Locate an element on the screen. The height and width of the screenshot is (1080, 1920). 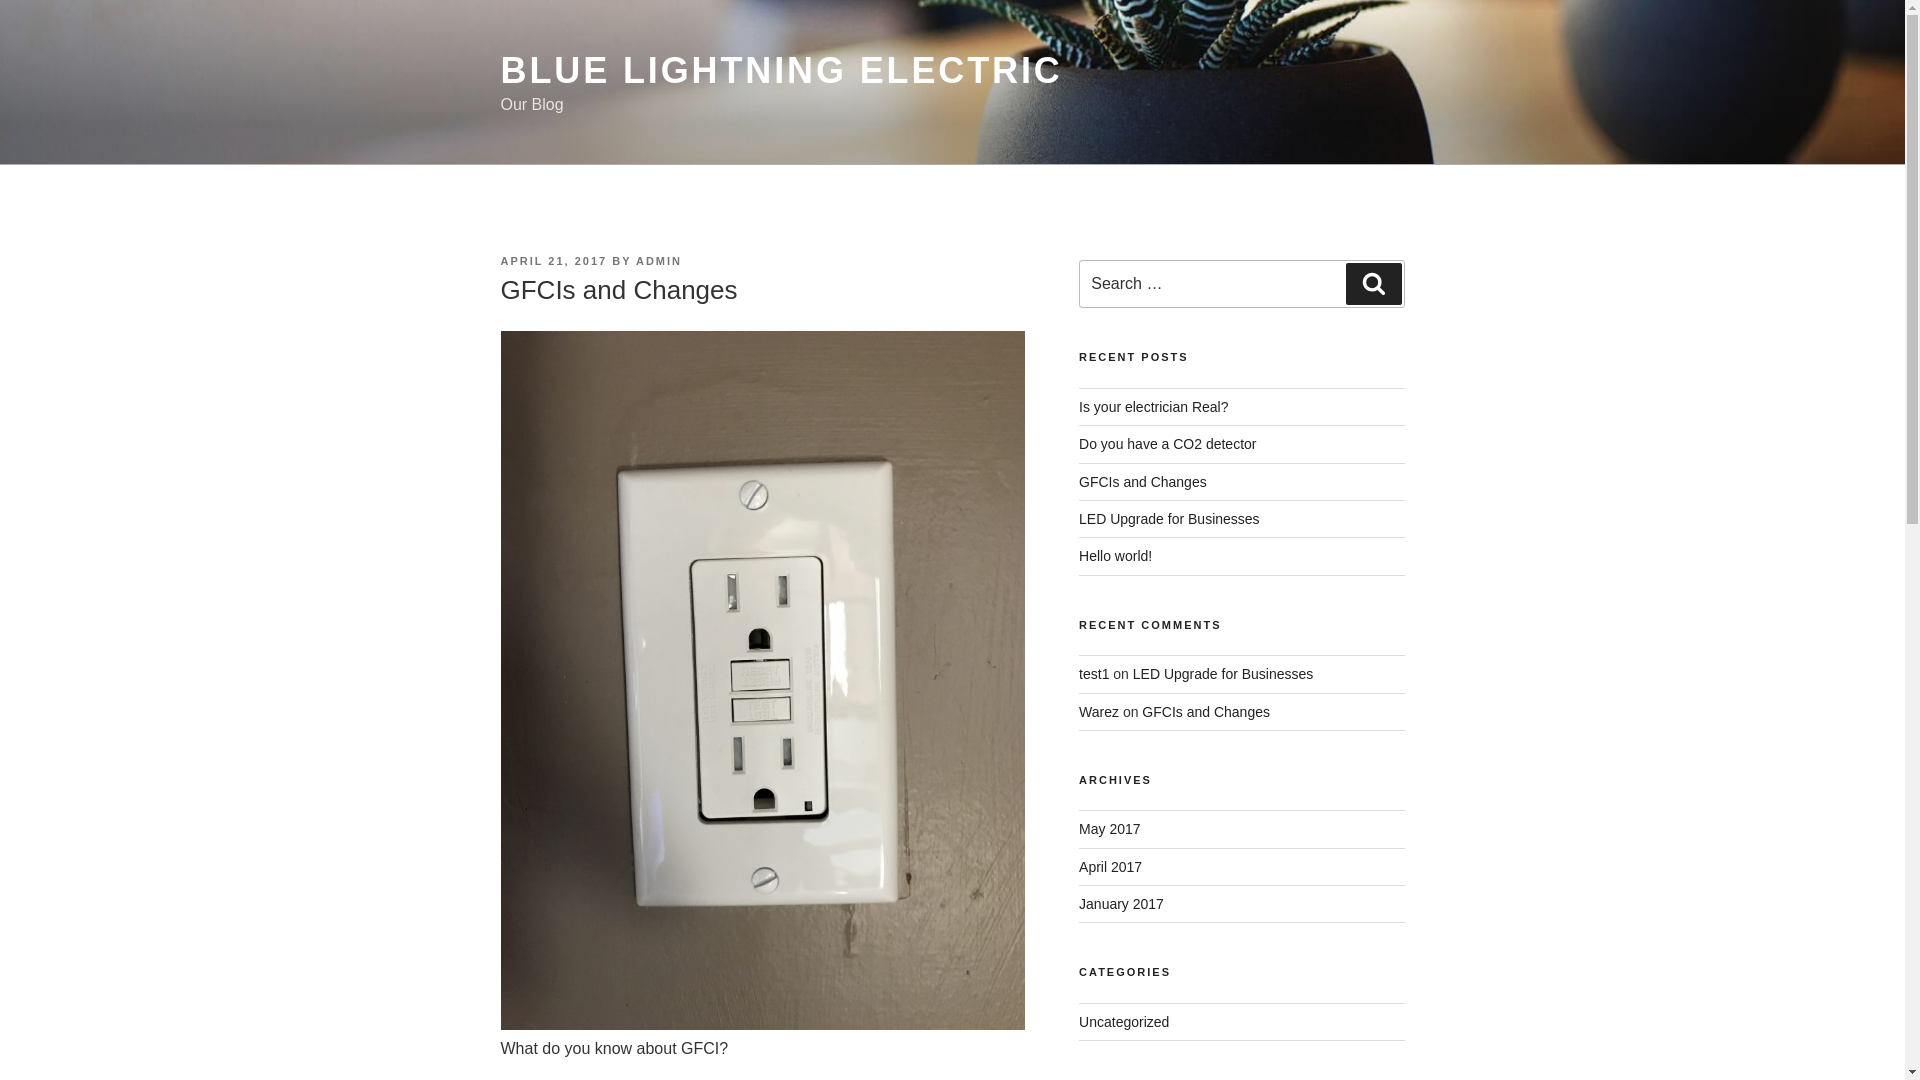
'BLUE LIGHTNING ELECTRIC' is located at coordinates (780, 69).